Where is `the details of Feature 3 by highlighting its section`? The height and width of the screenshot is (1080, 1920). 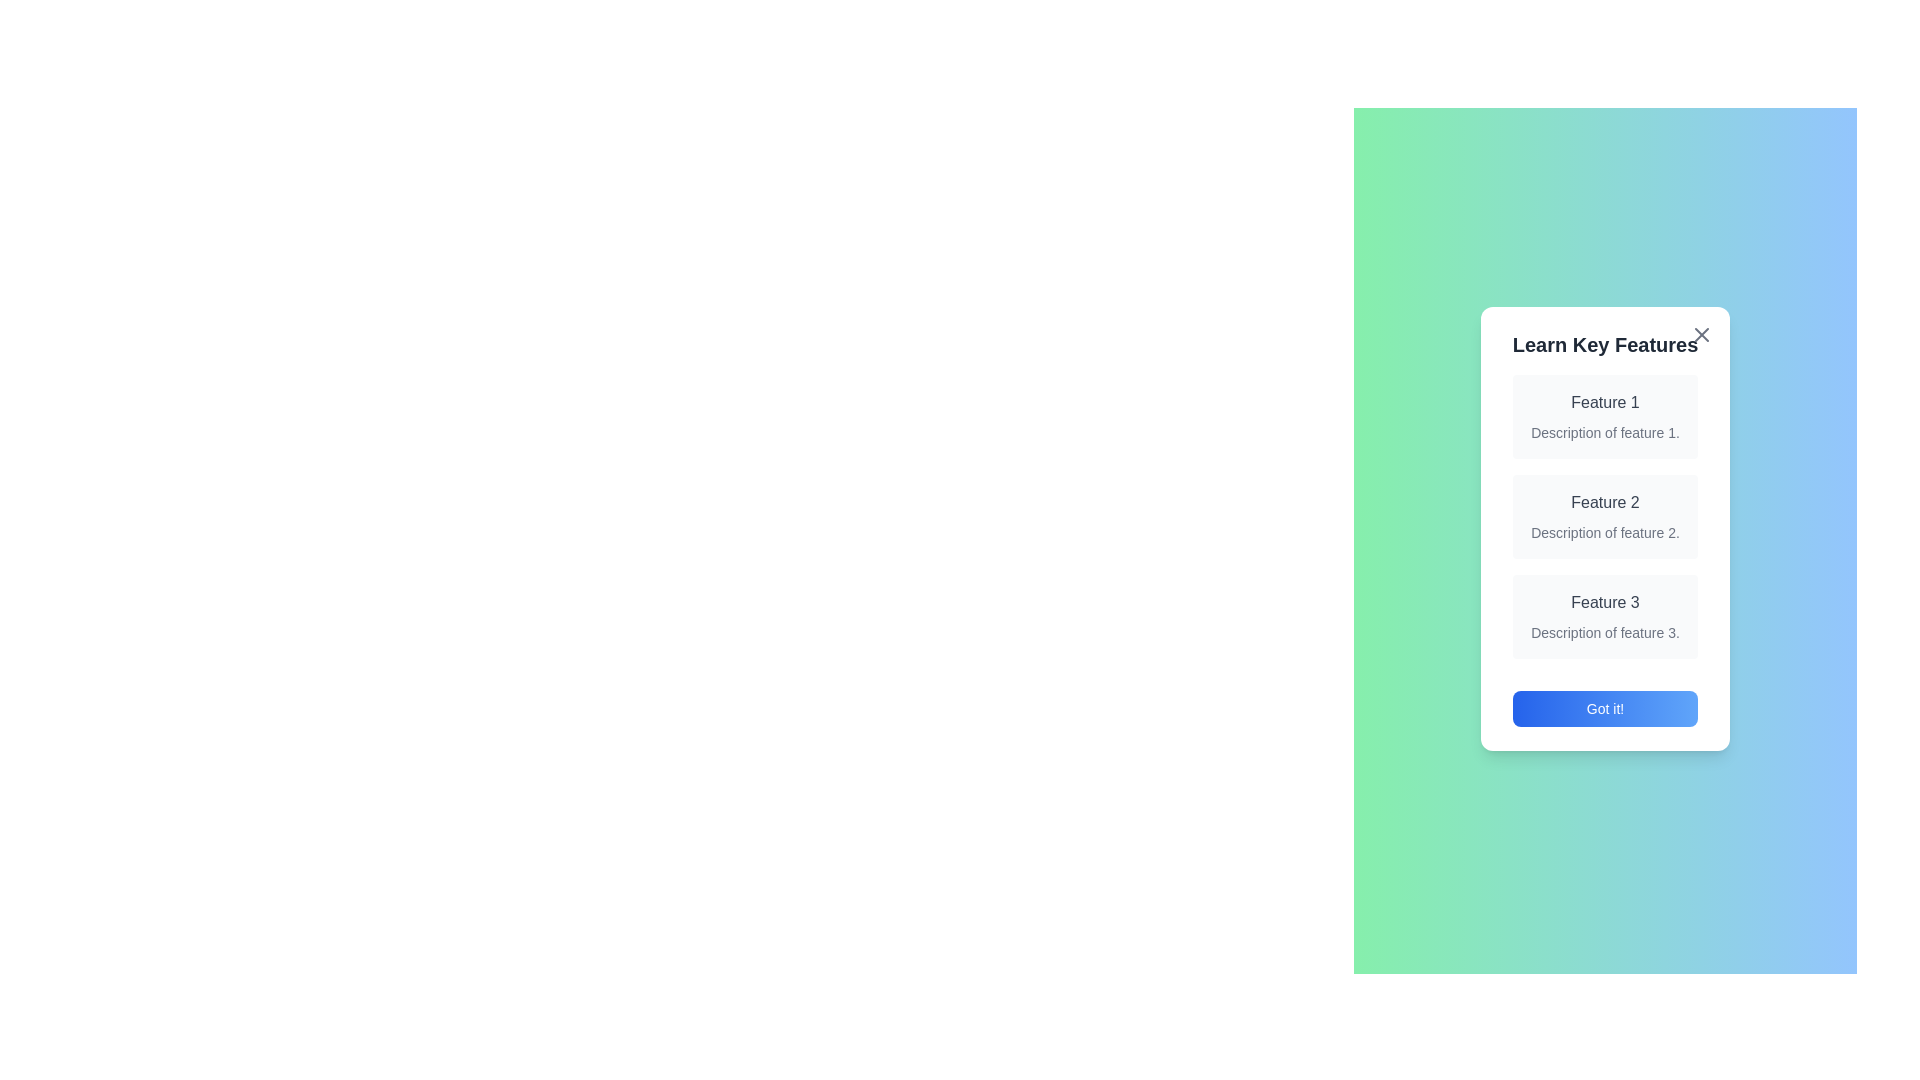
the details of Feature 3 by highlighting its section is located at coordinates (1604, 616).